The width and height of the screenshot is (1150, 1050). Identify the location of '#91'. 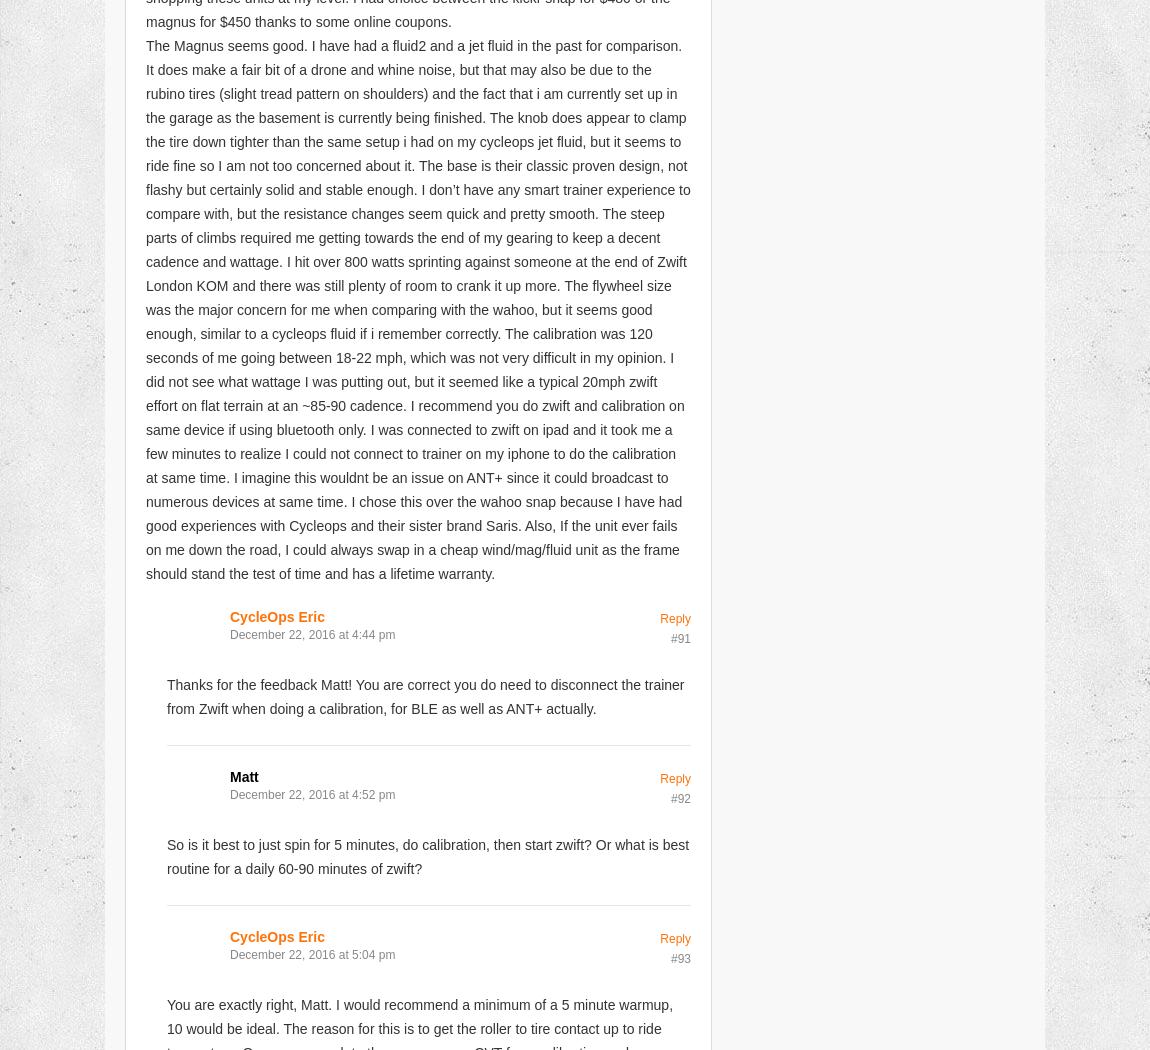
(679, 637).